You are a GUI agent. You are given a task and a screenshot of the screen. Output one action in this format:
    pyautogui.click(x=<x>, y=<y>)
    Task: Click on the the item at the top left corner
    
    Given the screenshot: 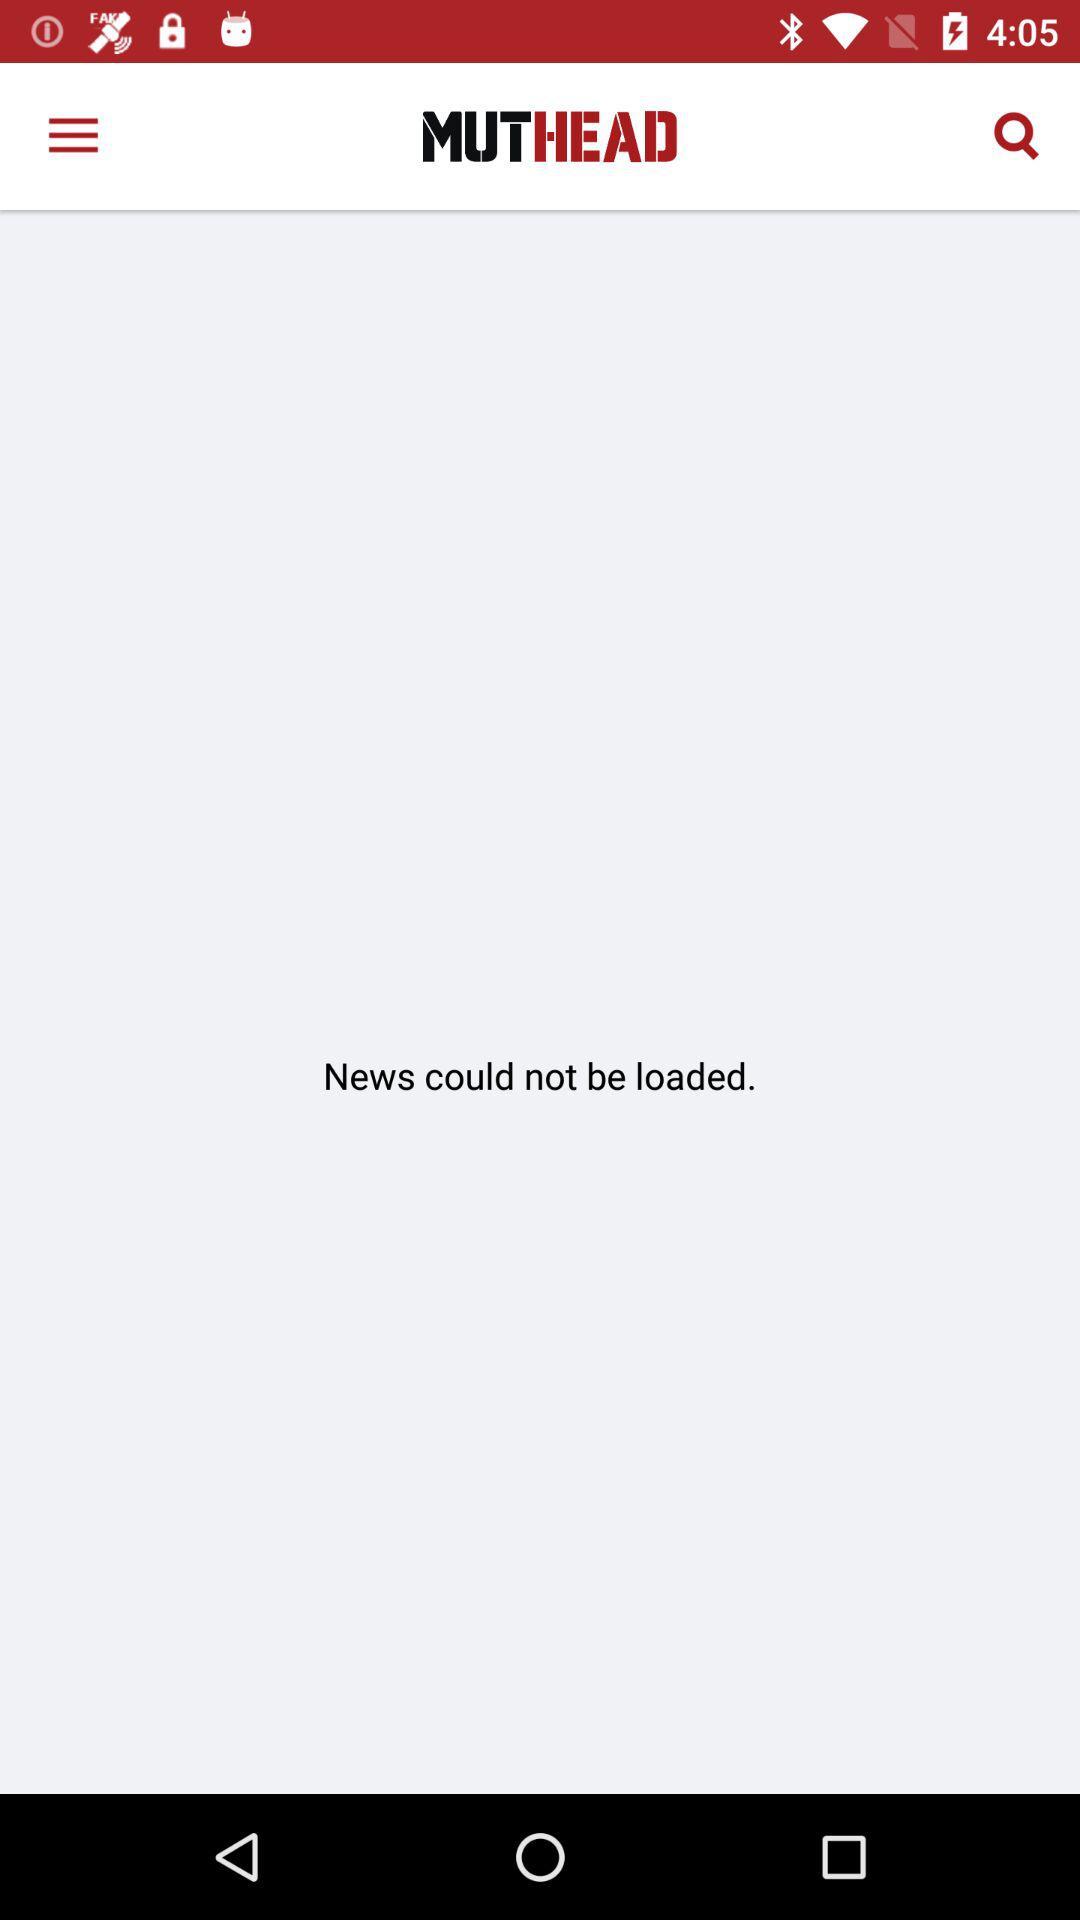 What is the action you would take?
    pyautogui.click(x=72, y=135)
    